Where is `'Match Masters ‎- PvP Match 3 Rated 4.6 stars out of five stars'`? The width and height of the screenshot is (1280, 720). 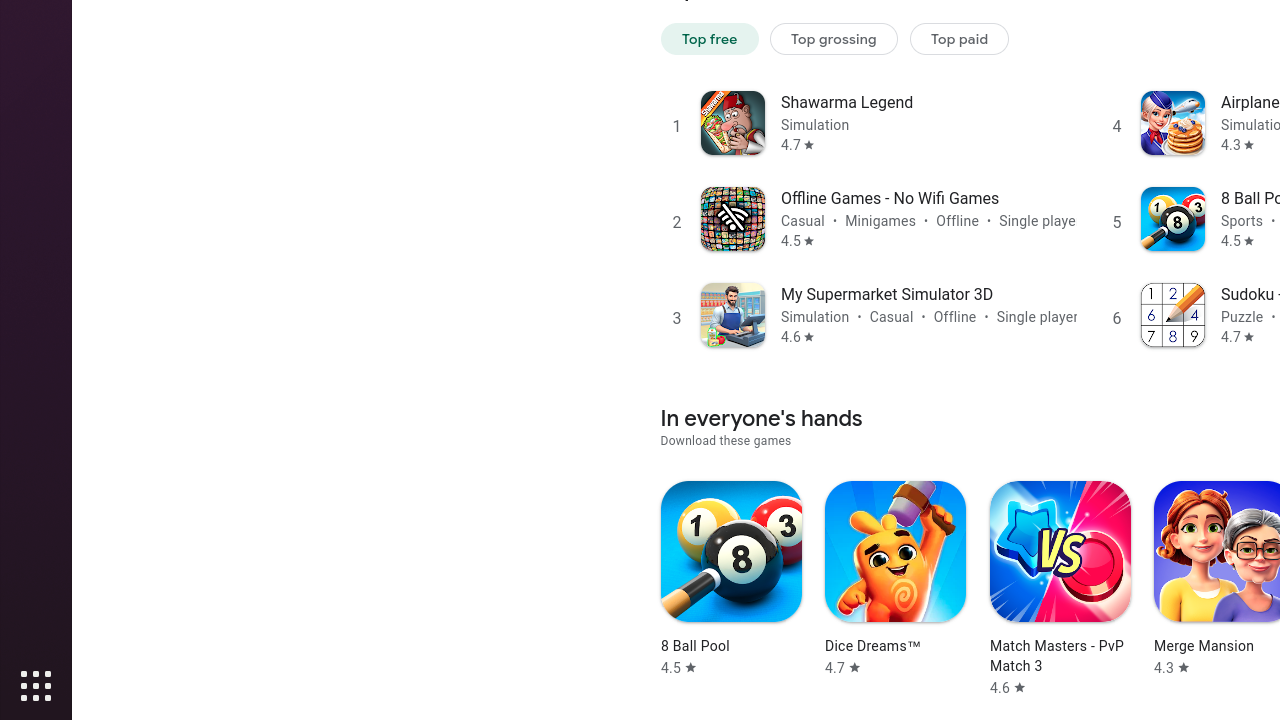 'Match Masters ‎- PvP Match 3 Rated 4.6 stars out of five stars' is located at coordinates (1058, 588).